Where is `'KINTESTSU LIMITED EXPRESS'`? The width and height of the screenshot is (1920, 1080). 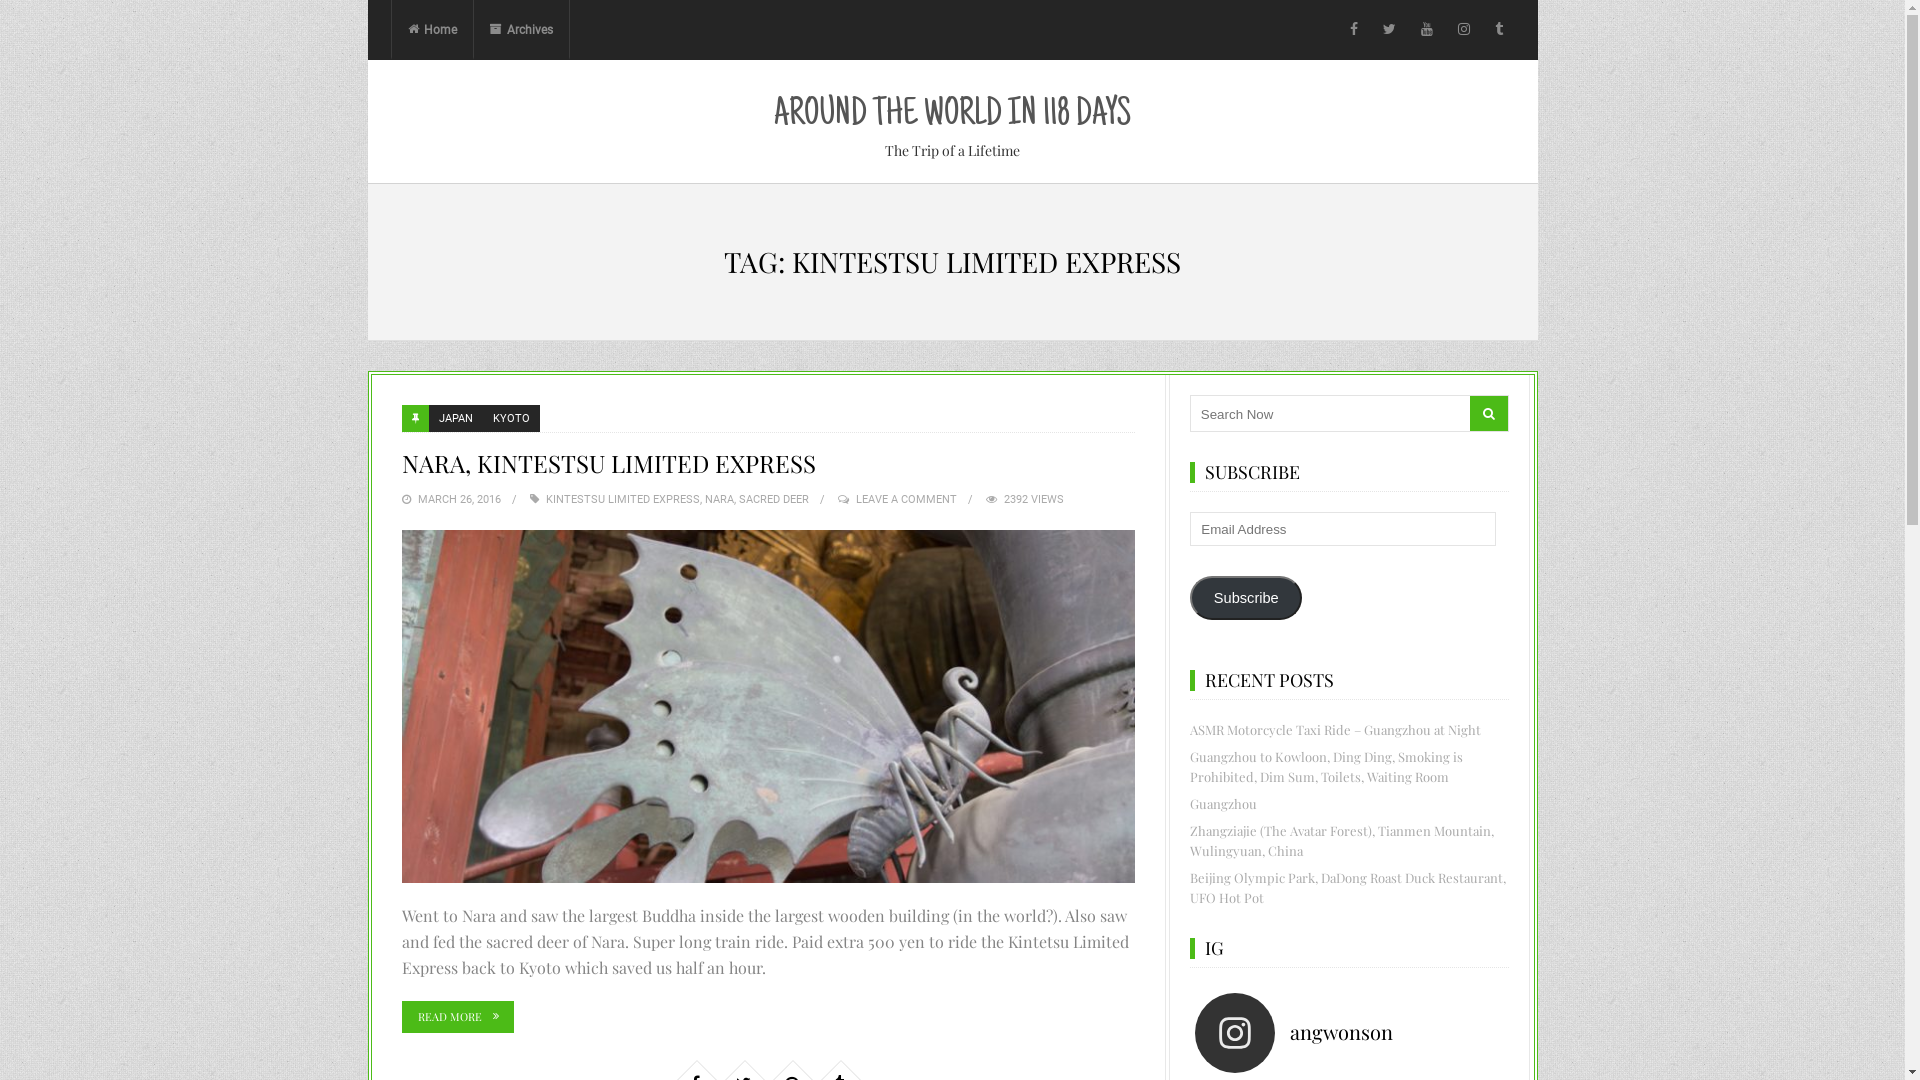 'KINTESTSU LIMITED EXPRESS' is located at coordinates (546, 498).